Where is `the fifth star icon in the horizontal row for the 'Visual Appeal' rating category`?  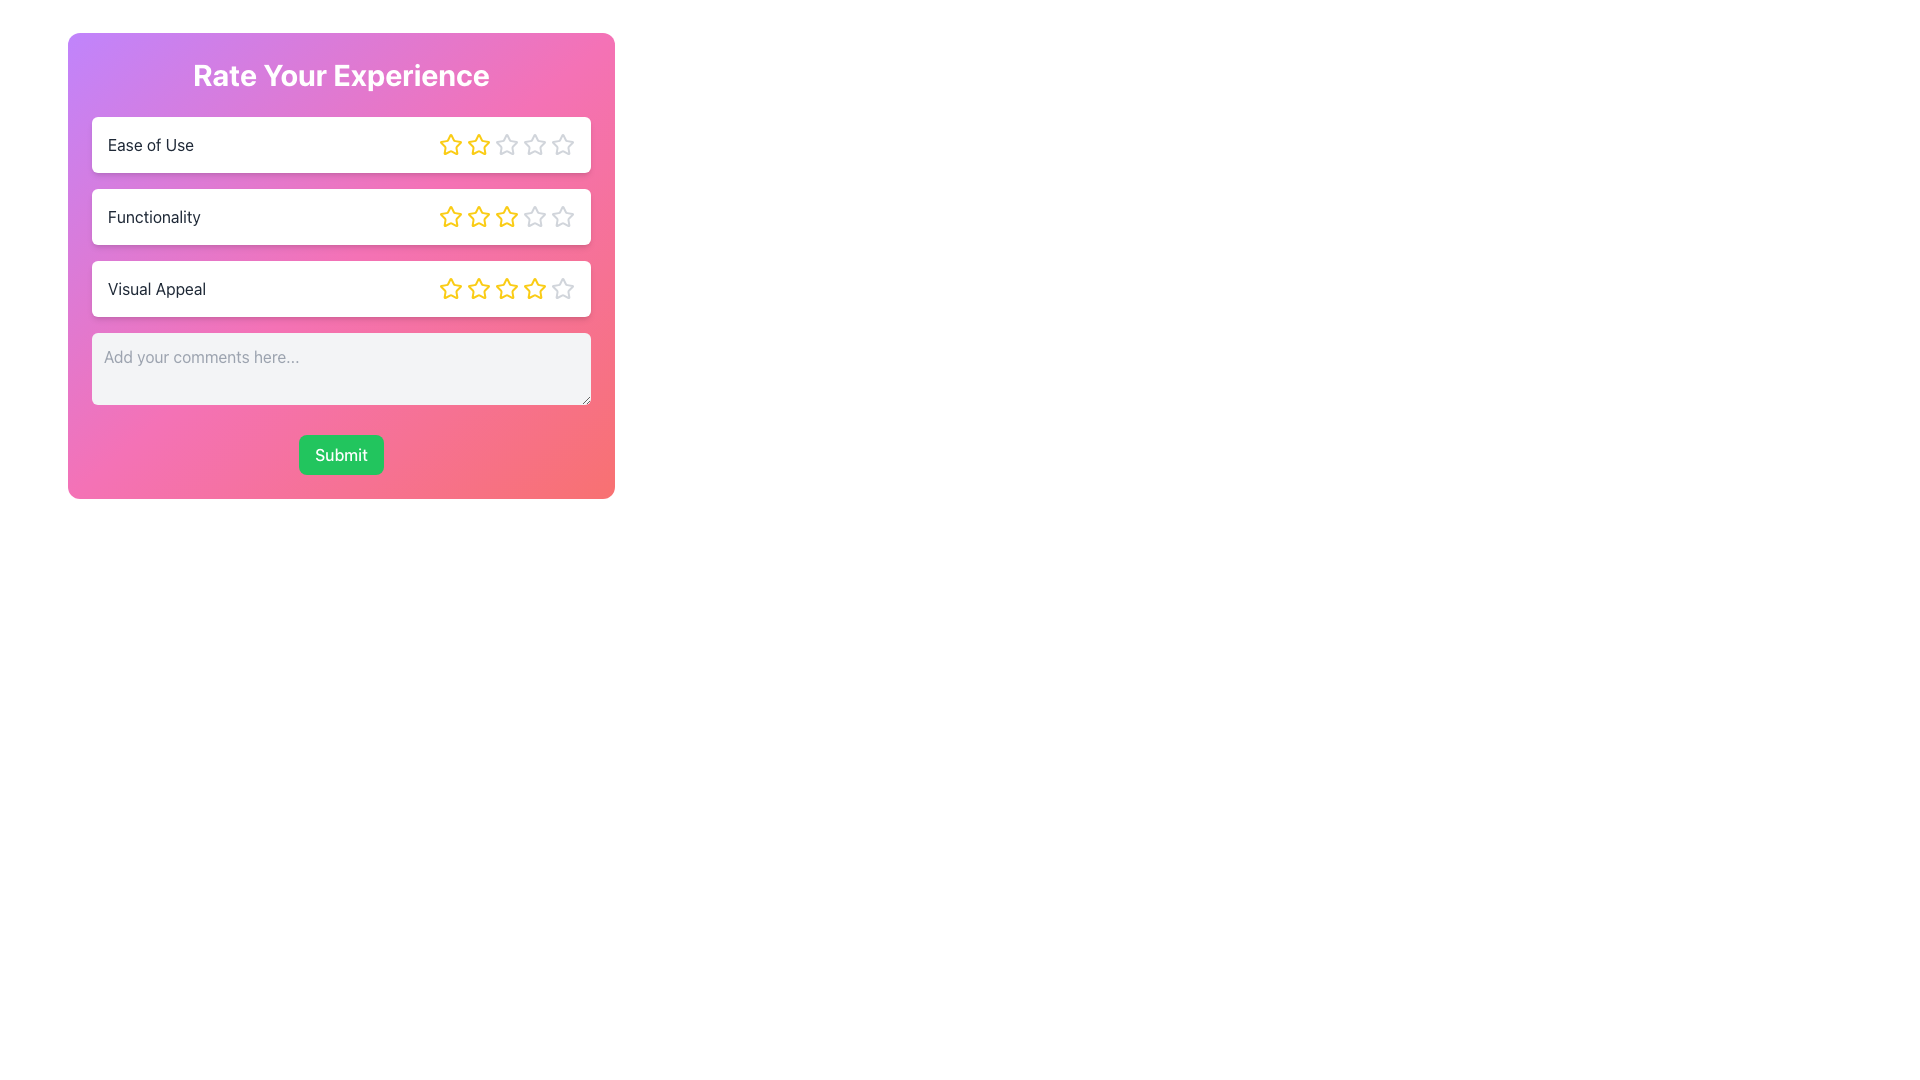
the fifth star icon in the horizontal row for the 'Visual Appeal' rating category is located at coordinates (561, 288).